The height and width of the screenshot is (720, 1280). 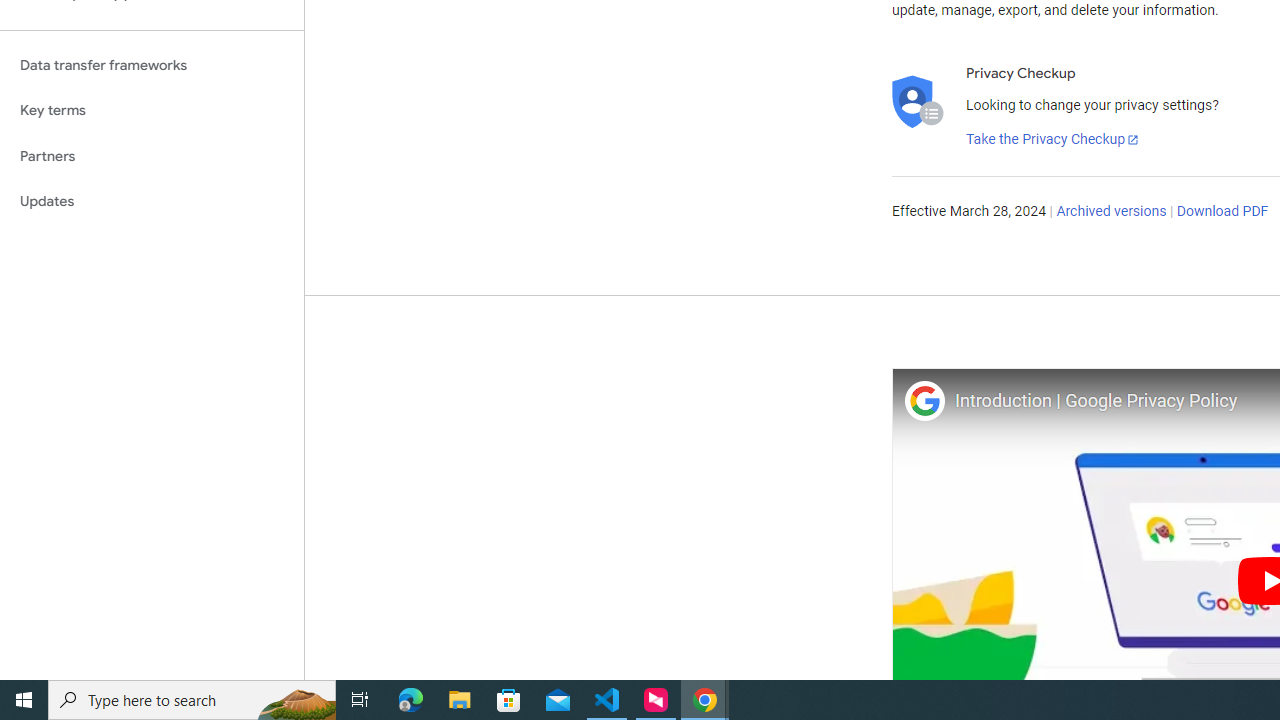 I want to click on 'Take the Privacy Checkup', so click(x=1052, y=139).